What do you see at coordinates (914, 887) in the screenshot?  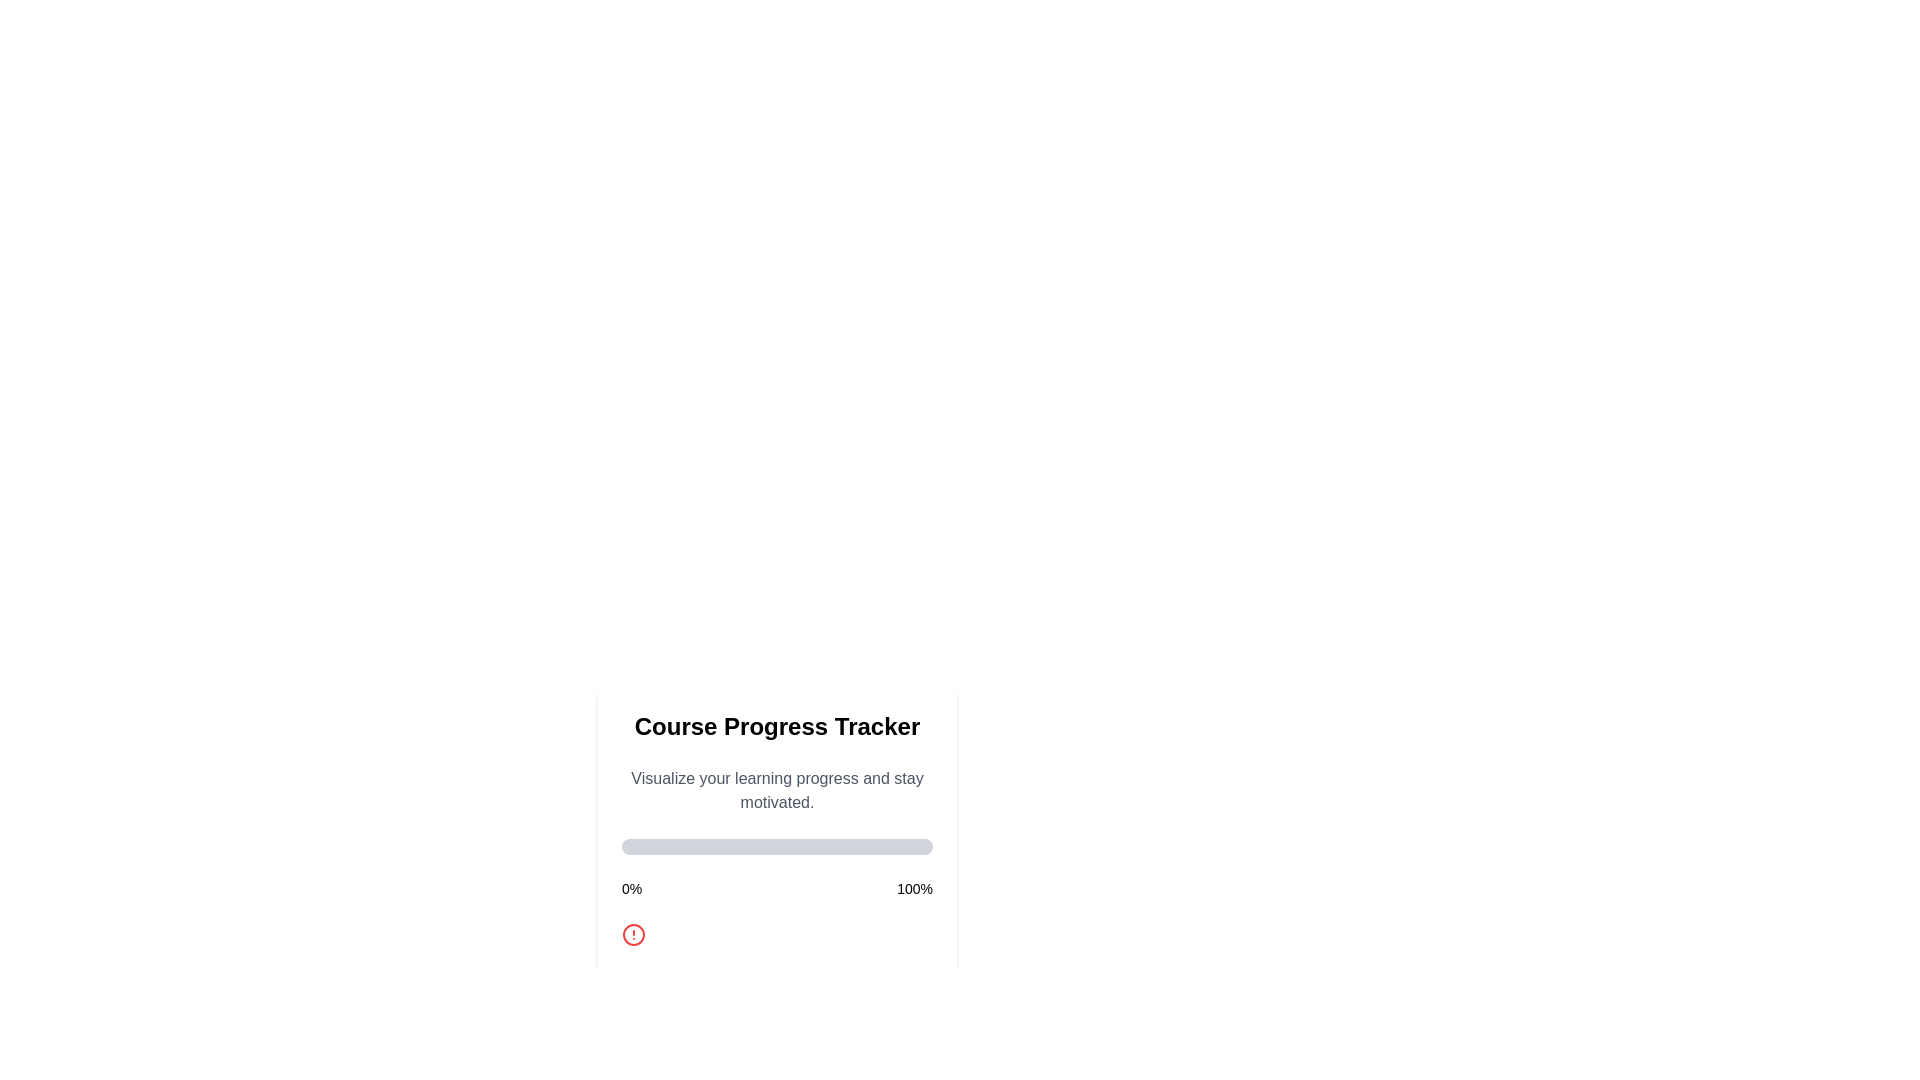 I see `the Static Label indicating the completion point of the progress bar, which is aligned to the right of the sibling element displaying '0%'` at bounding box center [914, 887].